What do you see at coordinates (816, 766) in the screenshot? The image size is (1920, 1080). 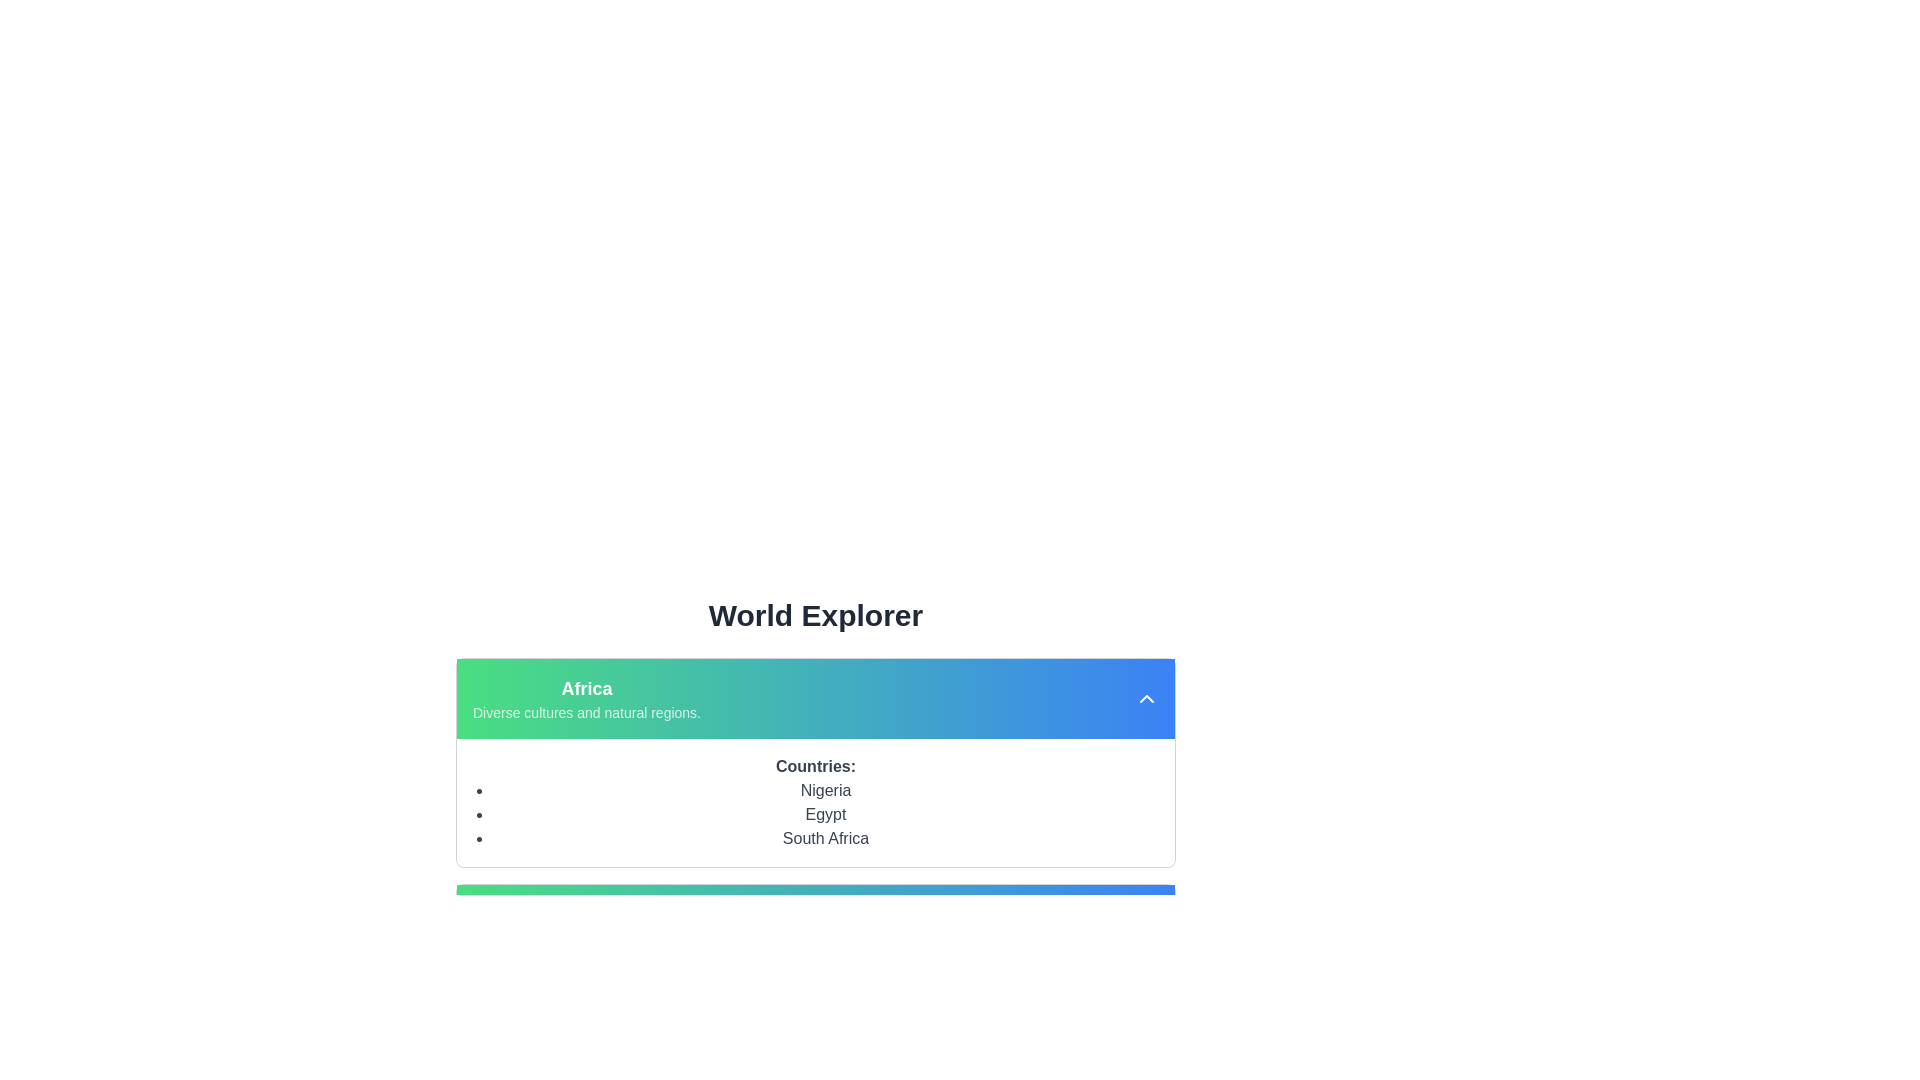 I see `the text label displaying 'Countries:' which is bold and positioned above the list of countries` at bounding box center [816, 766].